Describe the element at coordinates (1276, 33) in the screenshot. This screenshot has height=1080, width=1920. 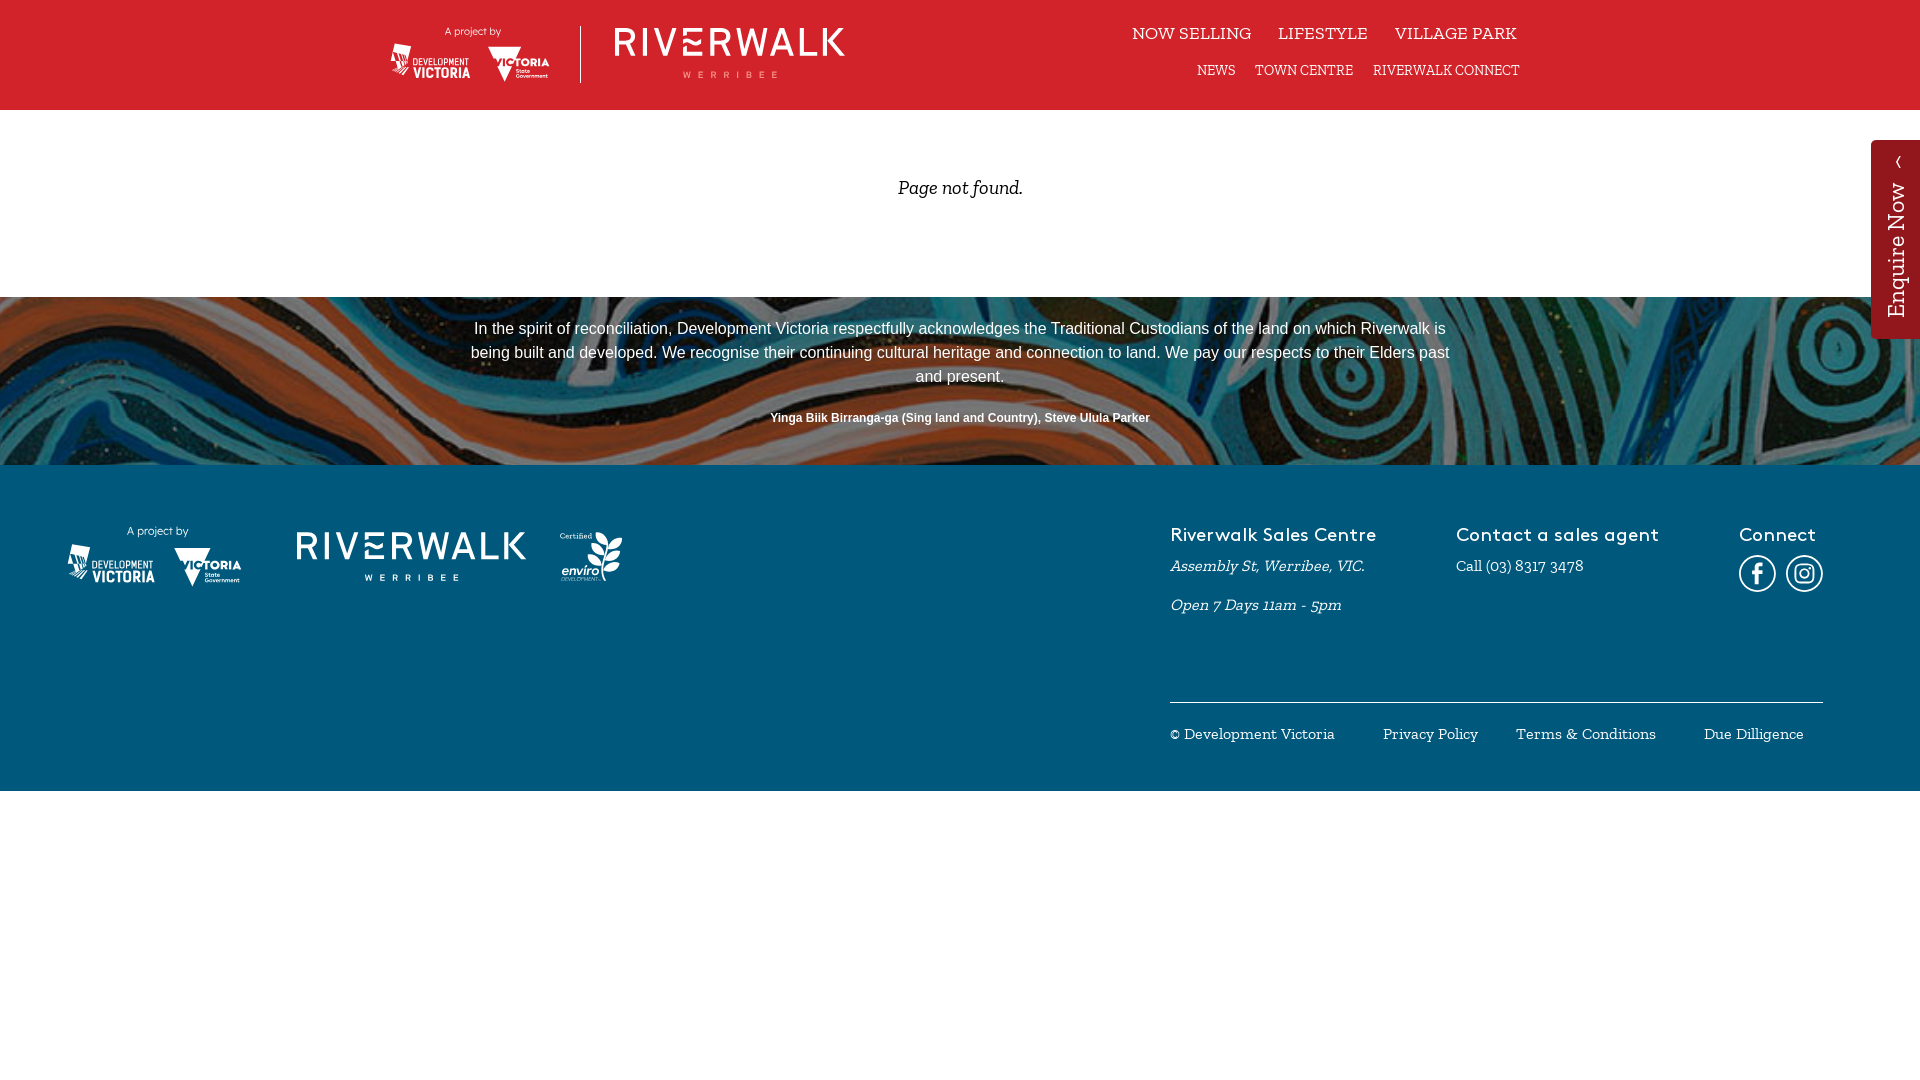
I see `'LIFESTYLE'` at that location.